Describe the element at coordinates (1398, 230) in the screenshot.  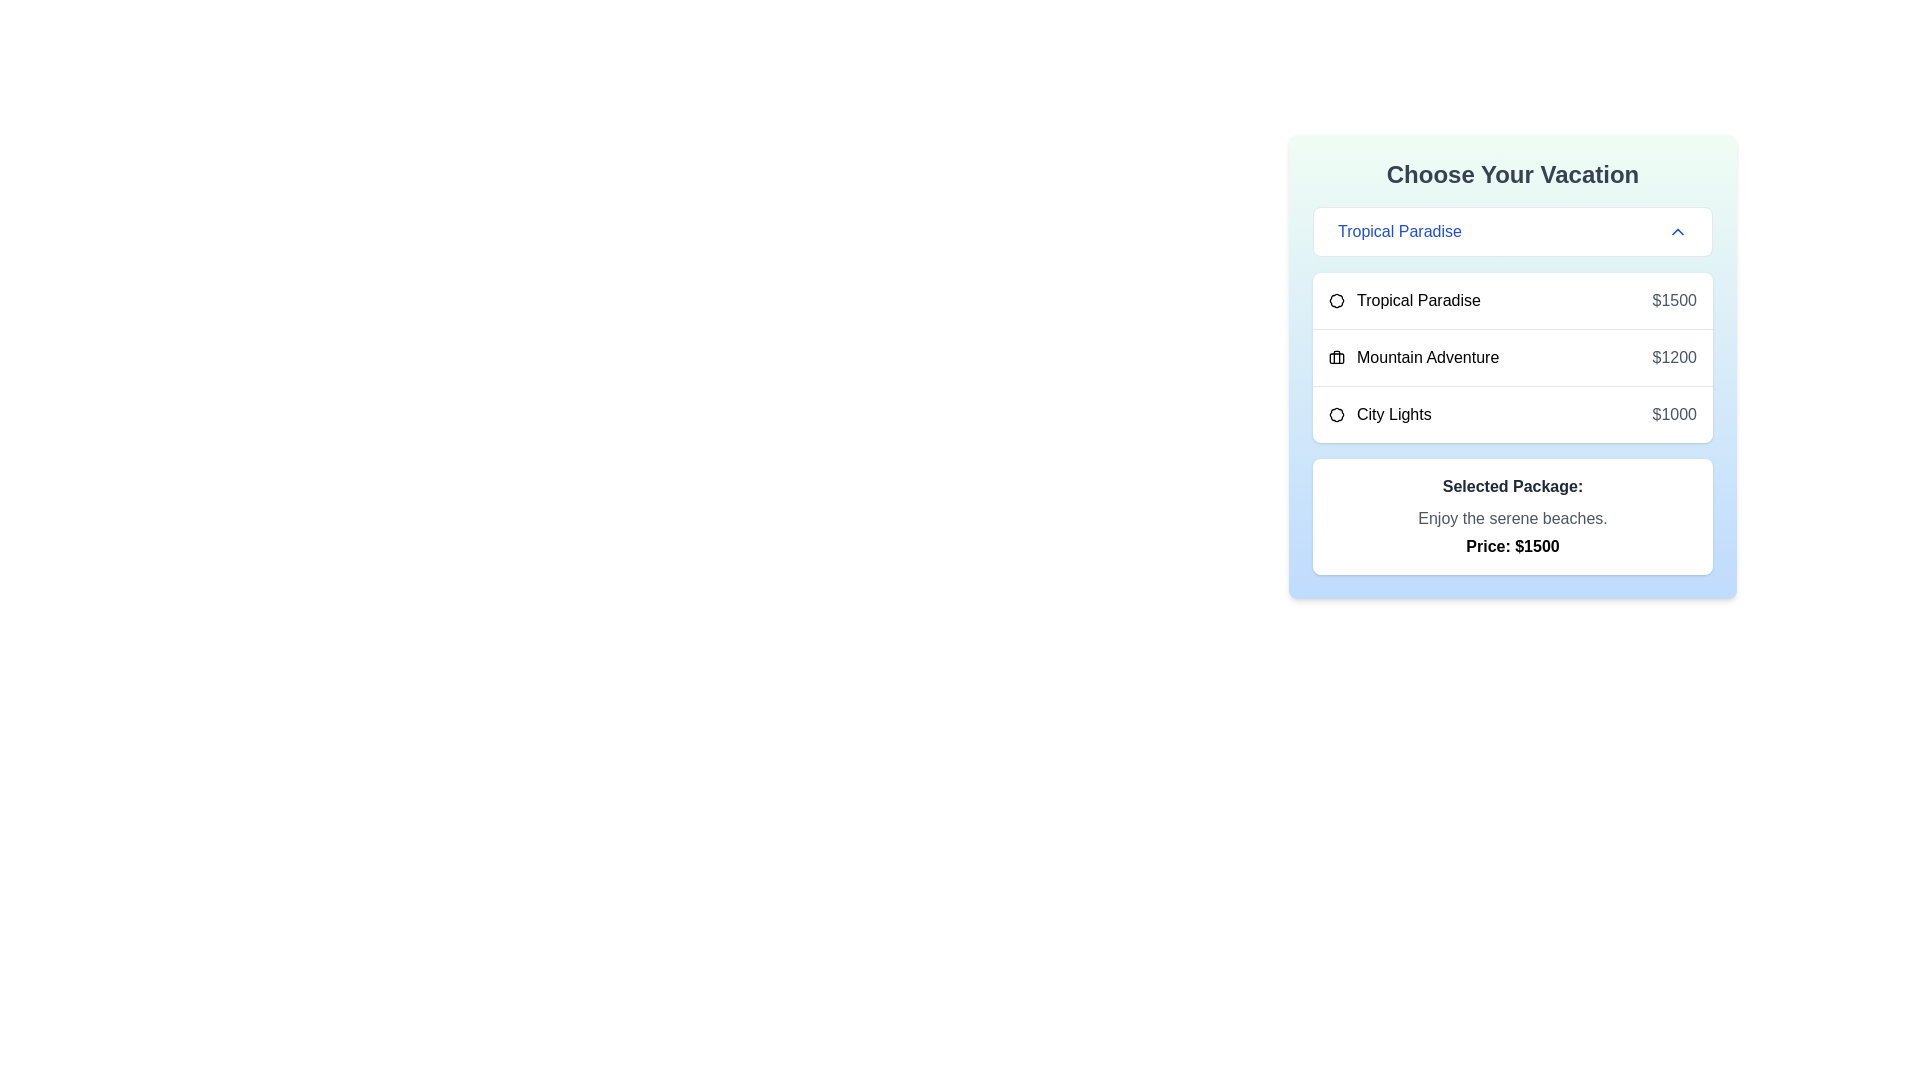
I see `the text label displaying 'Tropical Paradise' in blue font, which is part of a selectable area for a dropdown interface` at that location.